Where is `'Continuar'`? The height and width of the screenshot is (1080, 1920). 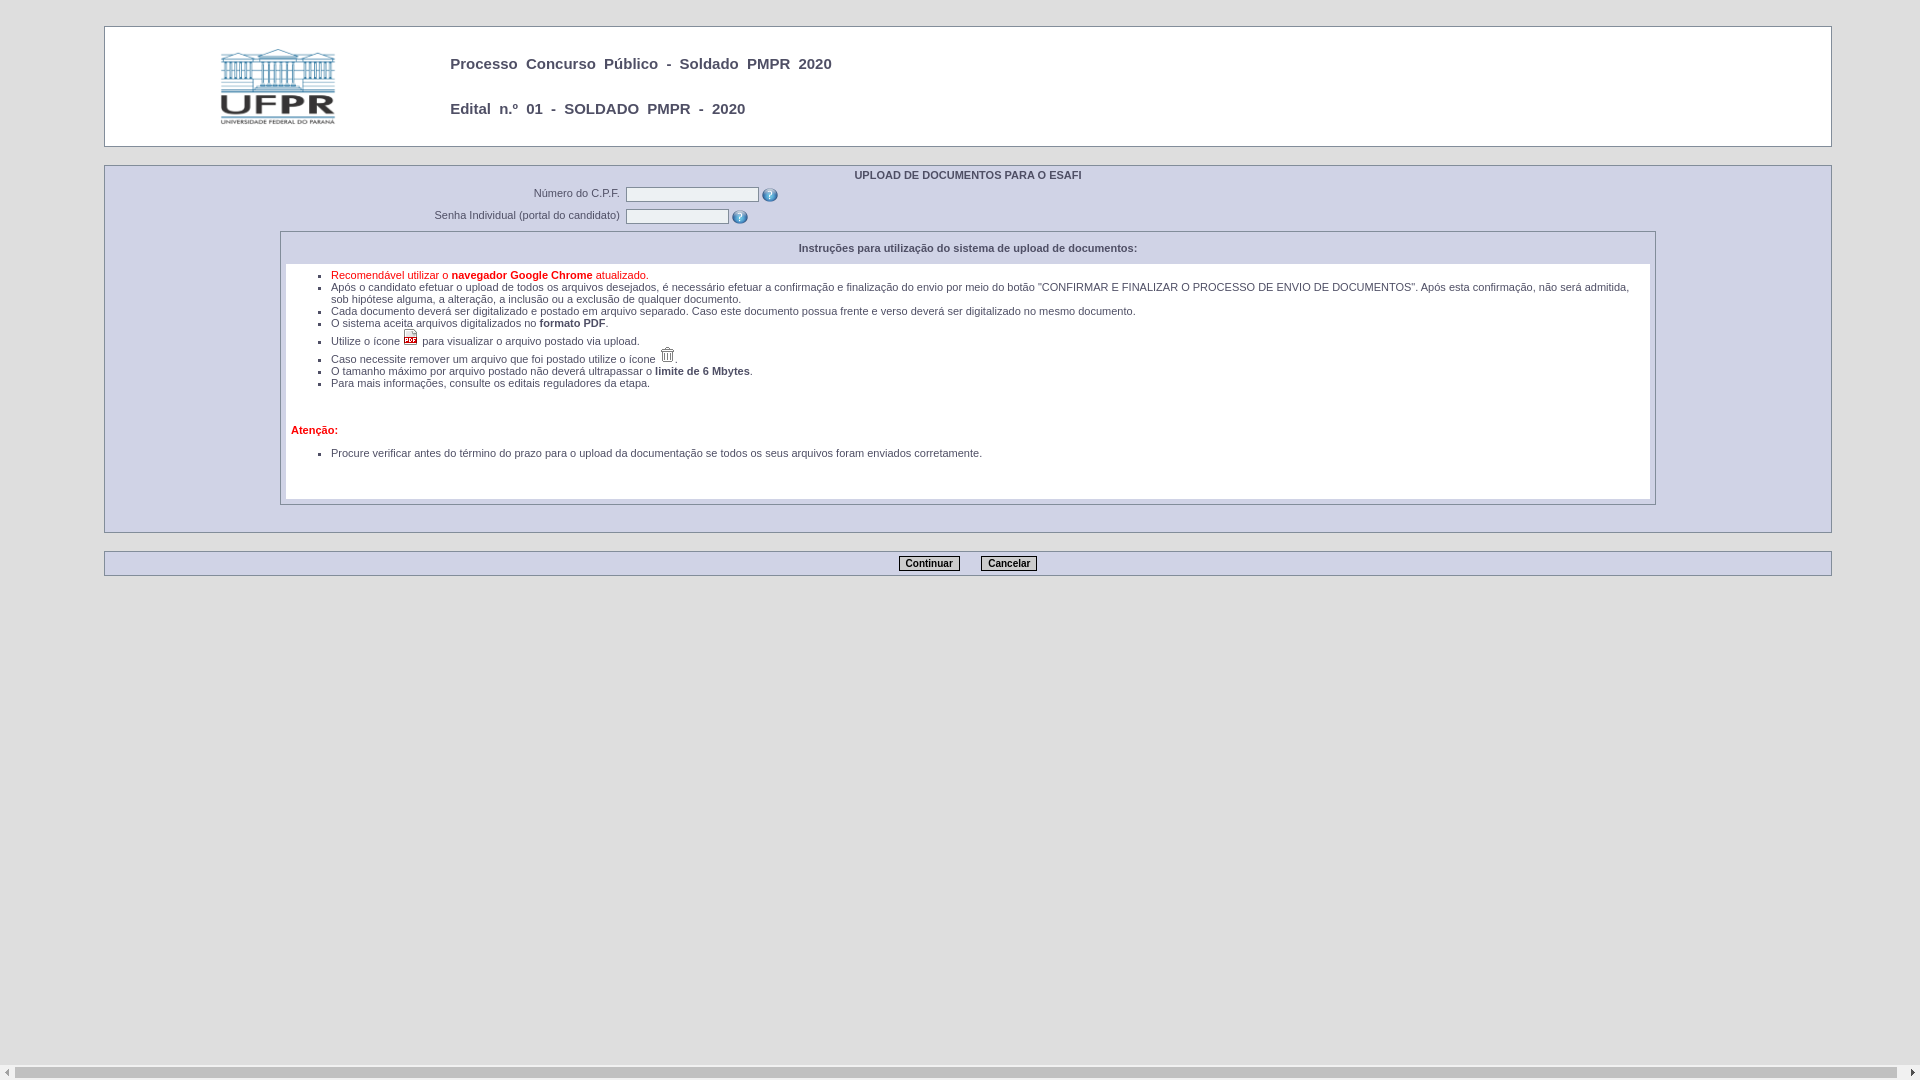 'Continuar' is located at coordinates (928, 563).